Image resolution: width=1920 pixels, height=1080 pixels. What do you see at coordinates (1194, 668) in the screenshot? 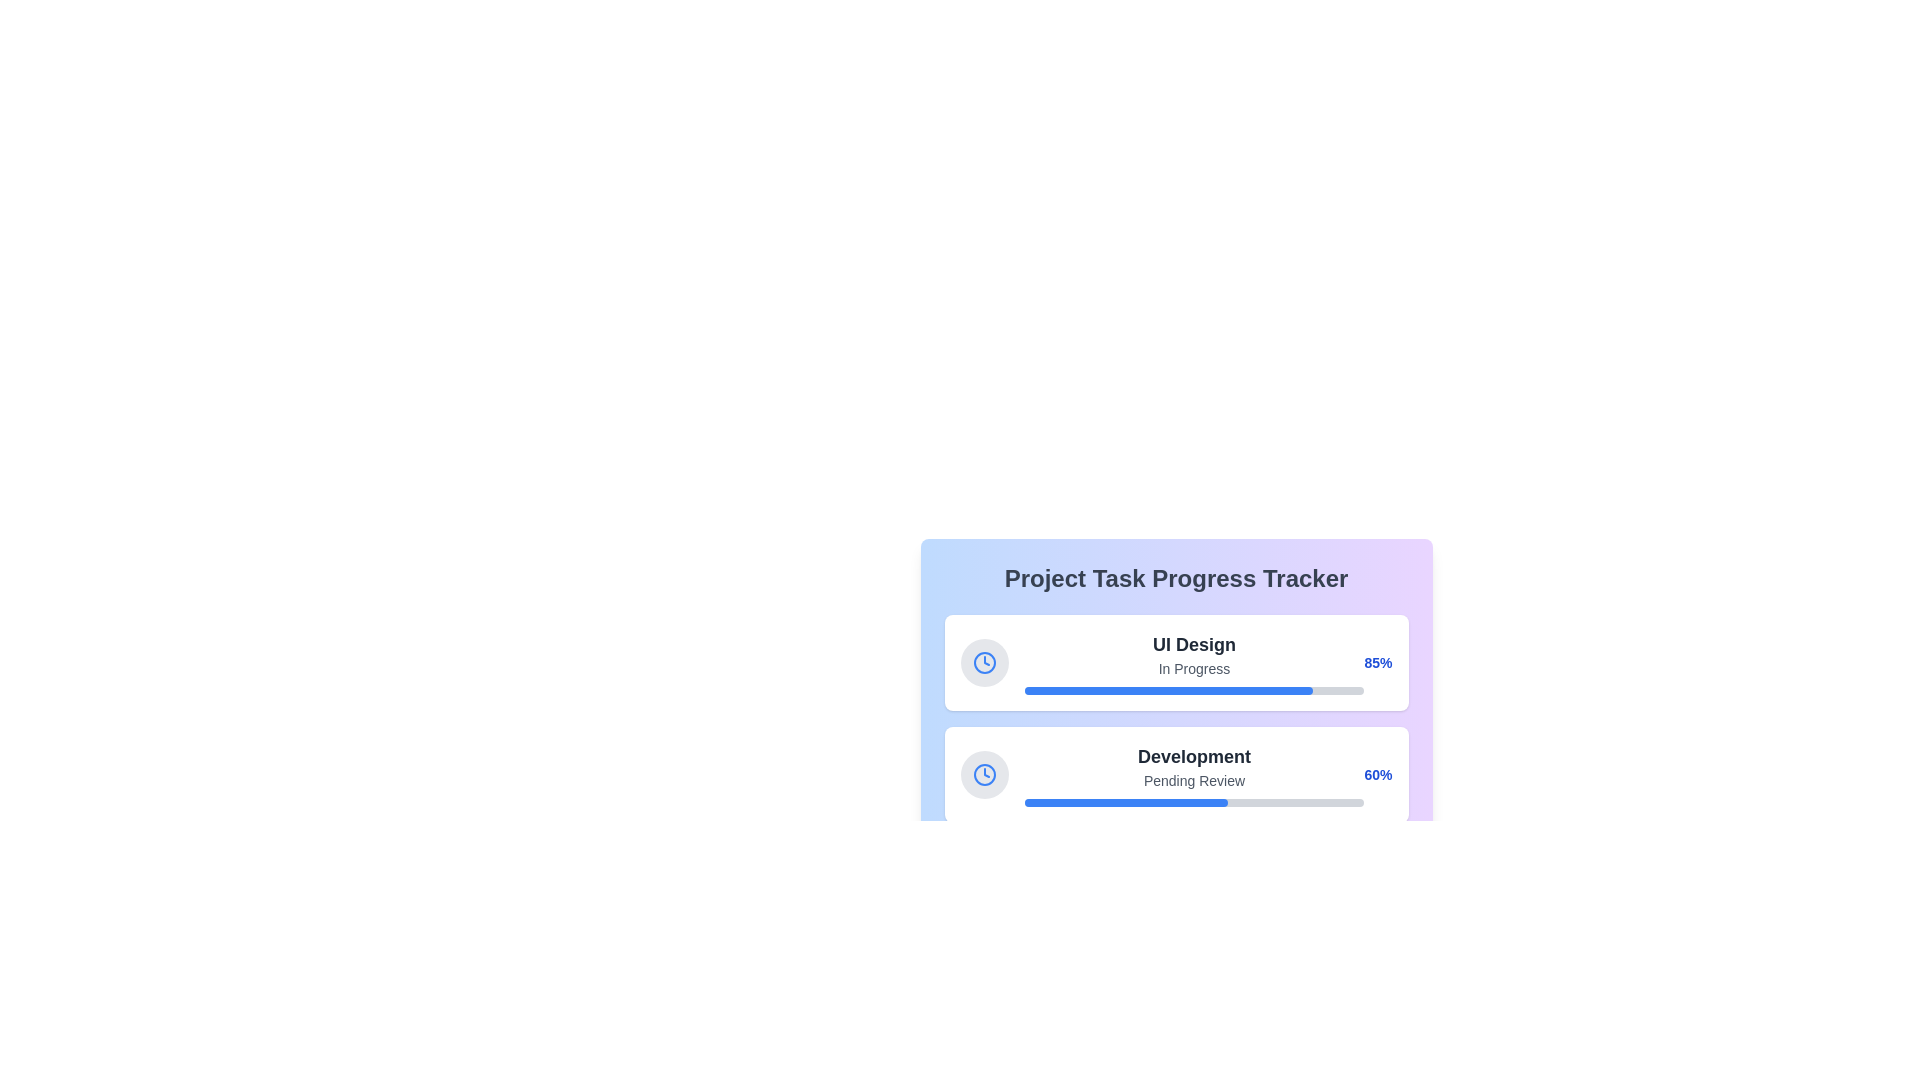
I see `the text label indicating the current status 'In Progress' of the project 'UI Design', which is centrally positioned beneath the primary label within the progress tracker card` at bounding box center [1194, 668].